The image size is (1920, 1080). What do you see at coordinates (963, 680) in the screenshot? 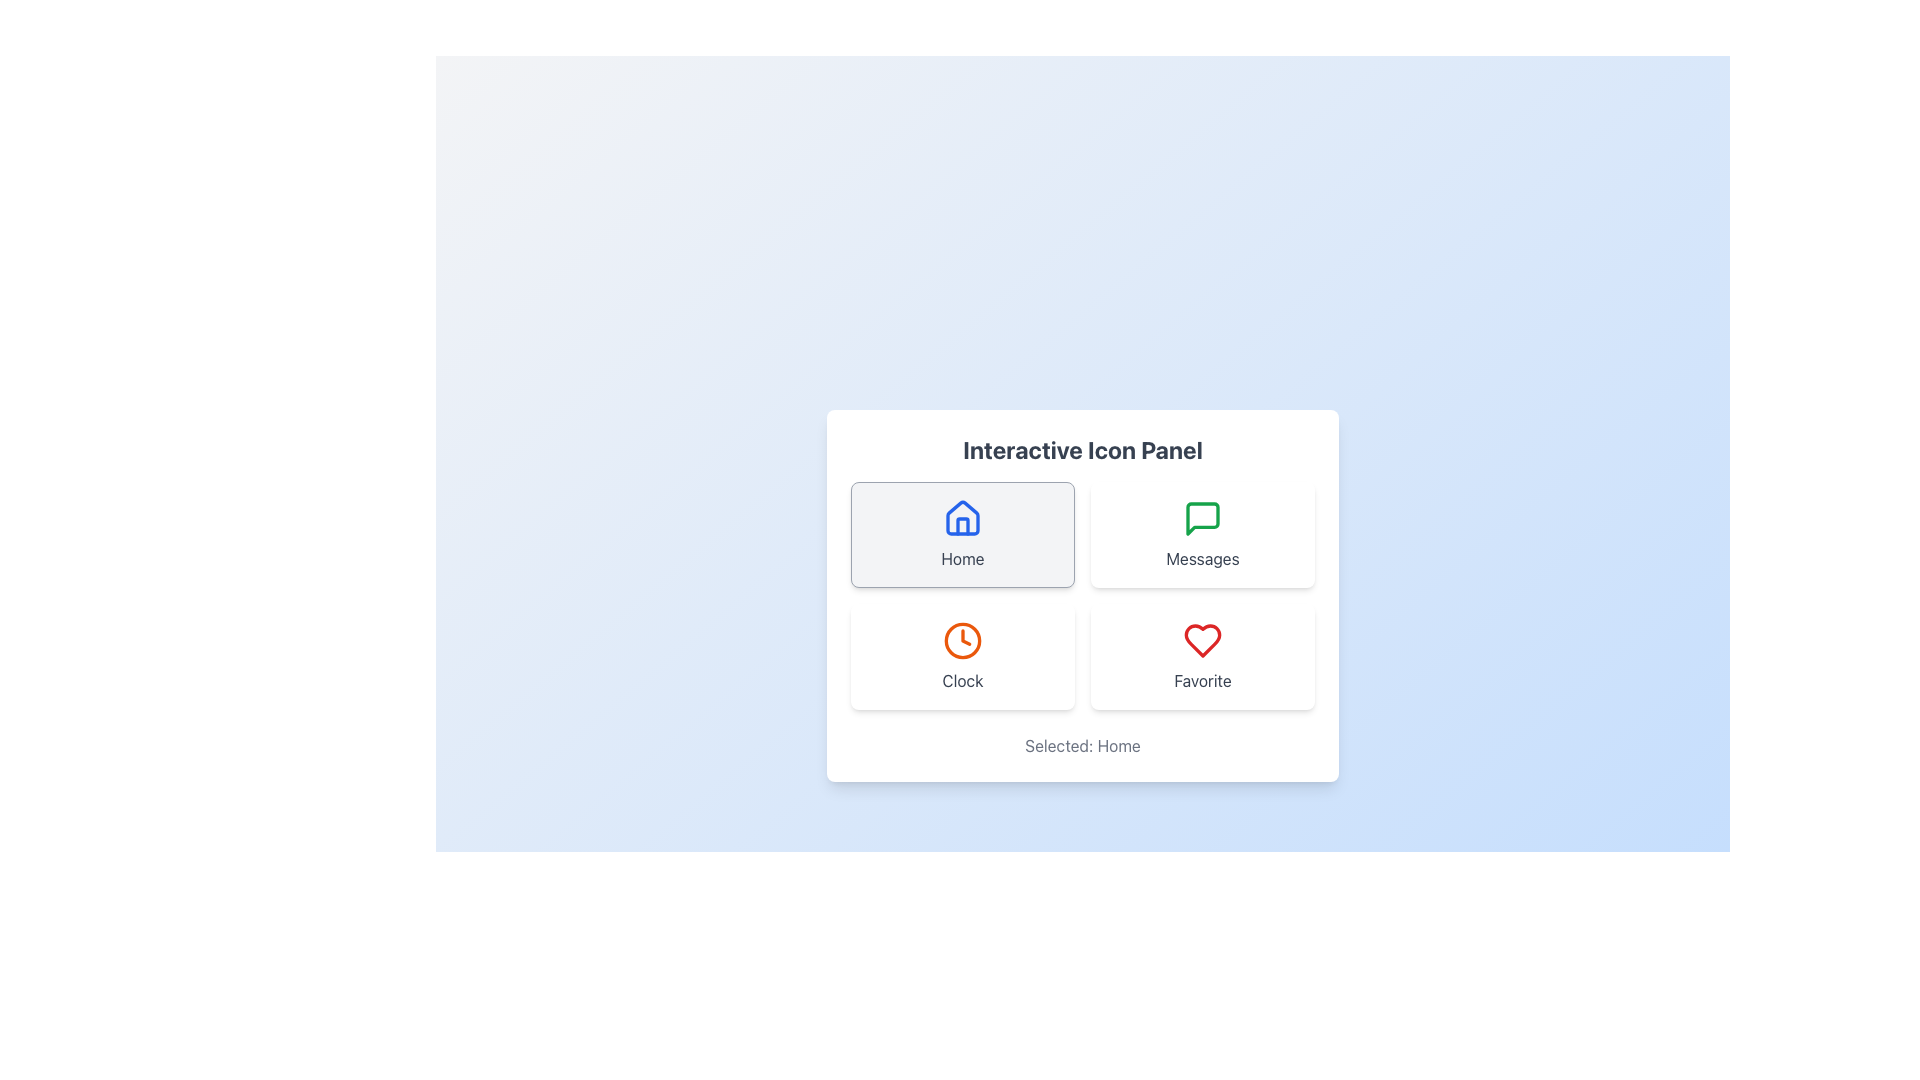
I see `the button that contains the text label for the 'Clock' icon, which is centrally aligned beneath the clock icon within the lower left quadrant of a 2x2 grid layout` at bounding box center [963, 680].